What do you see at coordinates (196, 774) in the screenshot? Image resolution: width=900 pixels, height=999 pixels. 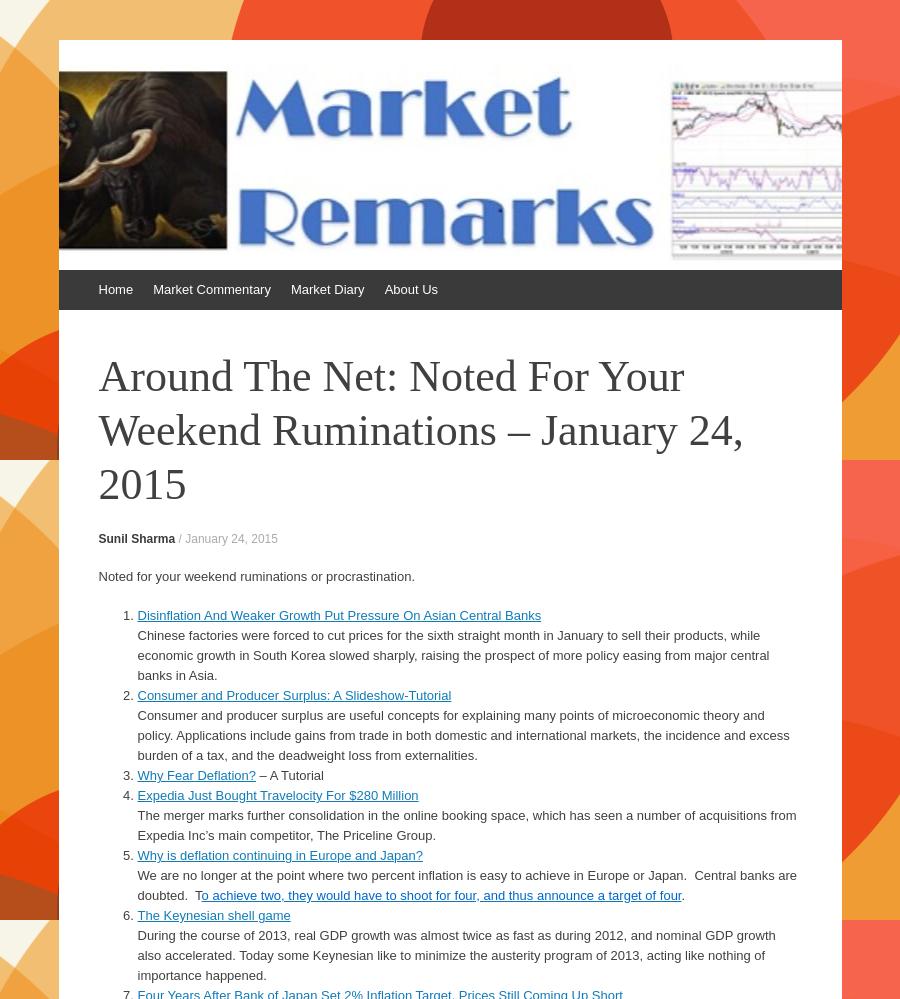 I see `'Why Fear Deflation?'` at bounding box center [196, 774].